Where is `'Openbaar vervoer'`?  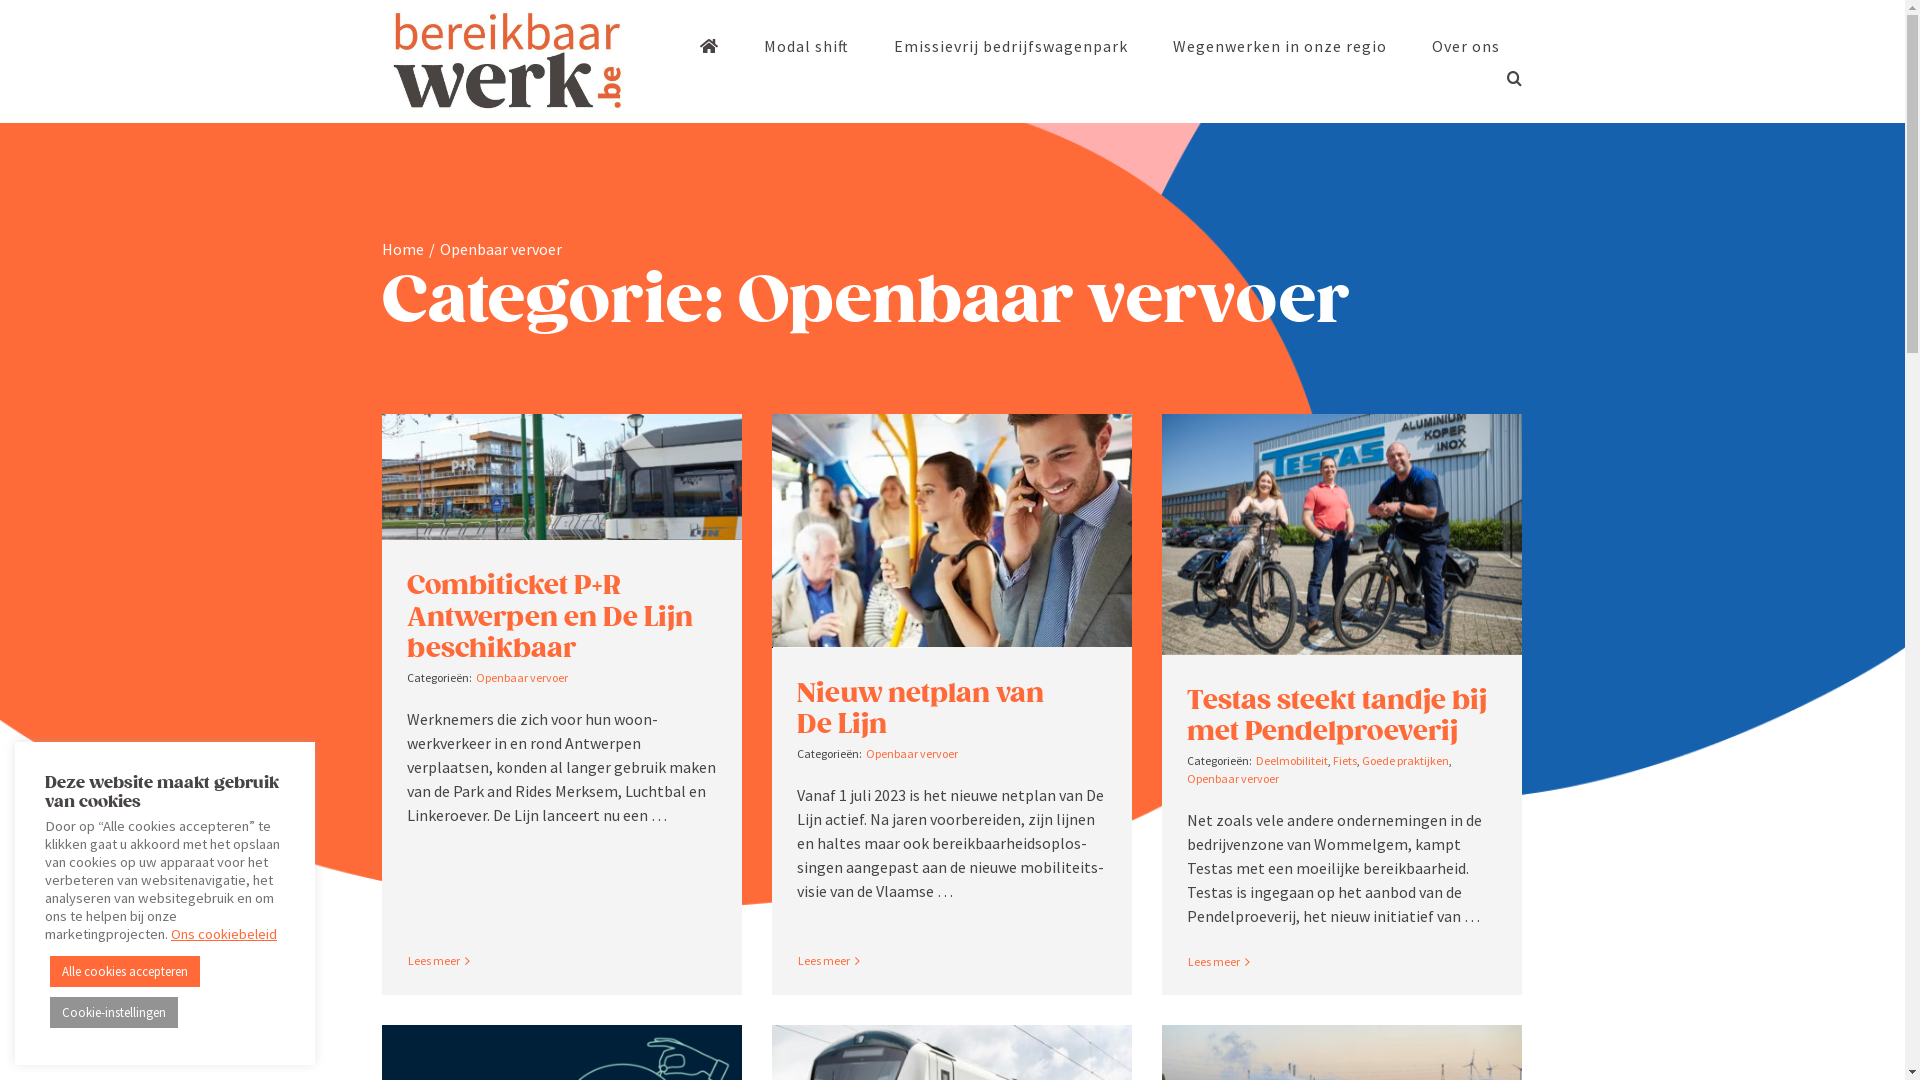 'Openbaar vervoer' is located at coordinates (911, 753).